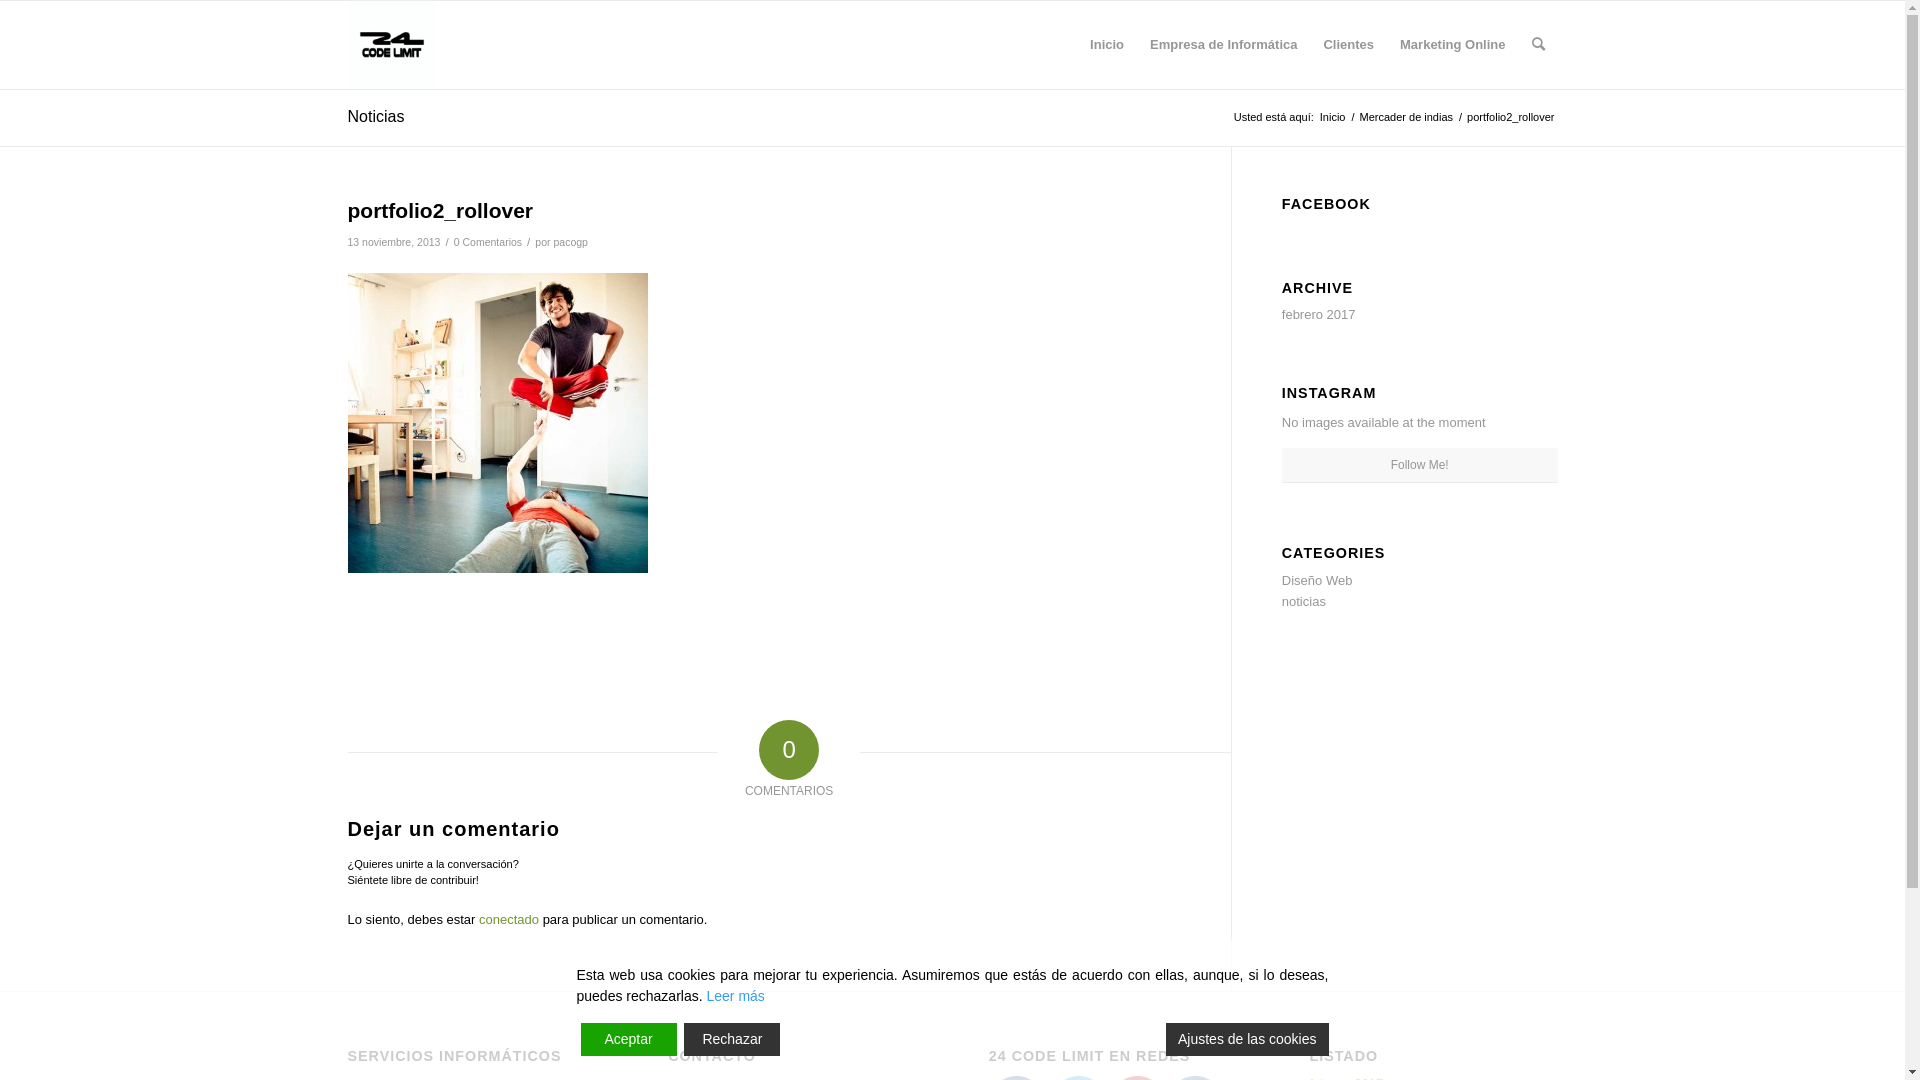  What do you see at coordinates (1246, 1038) in the screenshot?
I see `'Ajustes de las cookies'` at bounding box center [1246, 1038].